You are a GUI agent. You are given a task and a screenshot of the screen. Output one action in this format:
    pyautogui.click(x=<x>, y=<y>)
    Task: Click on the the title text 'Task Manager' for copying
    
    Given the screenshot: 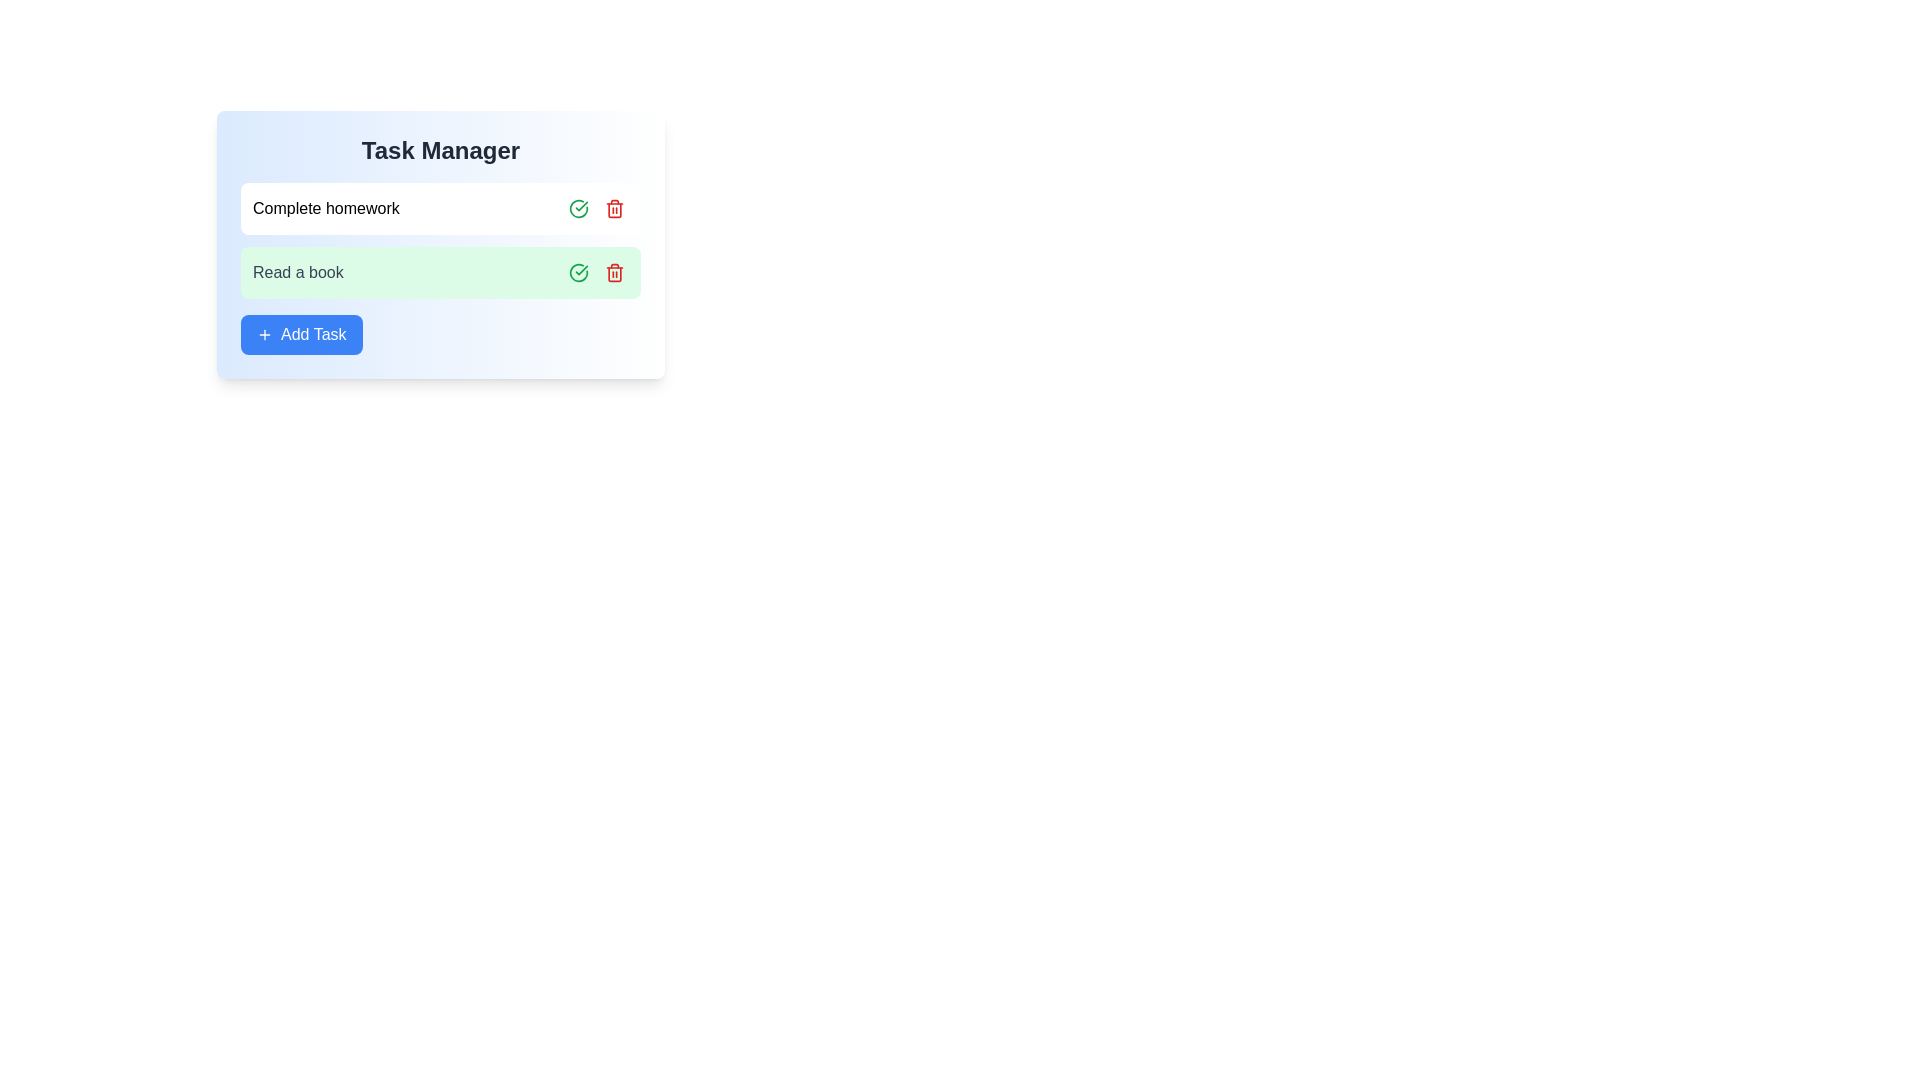 What is the action you would take?
    pyautogui.click(x=440, y=149)
    